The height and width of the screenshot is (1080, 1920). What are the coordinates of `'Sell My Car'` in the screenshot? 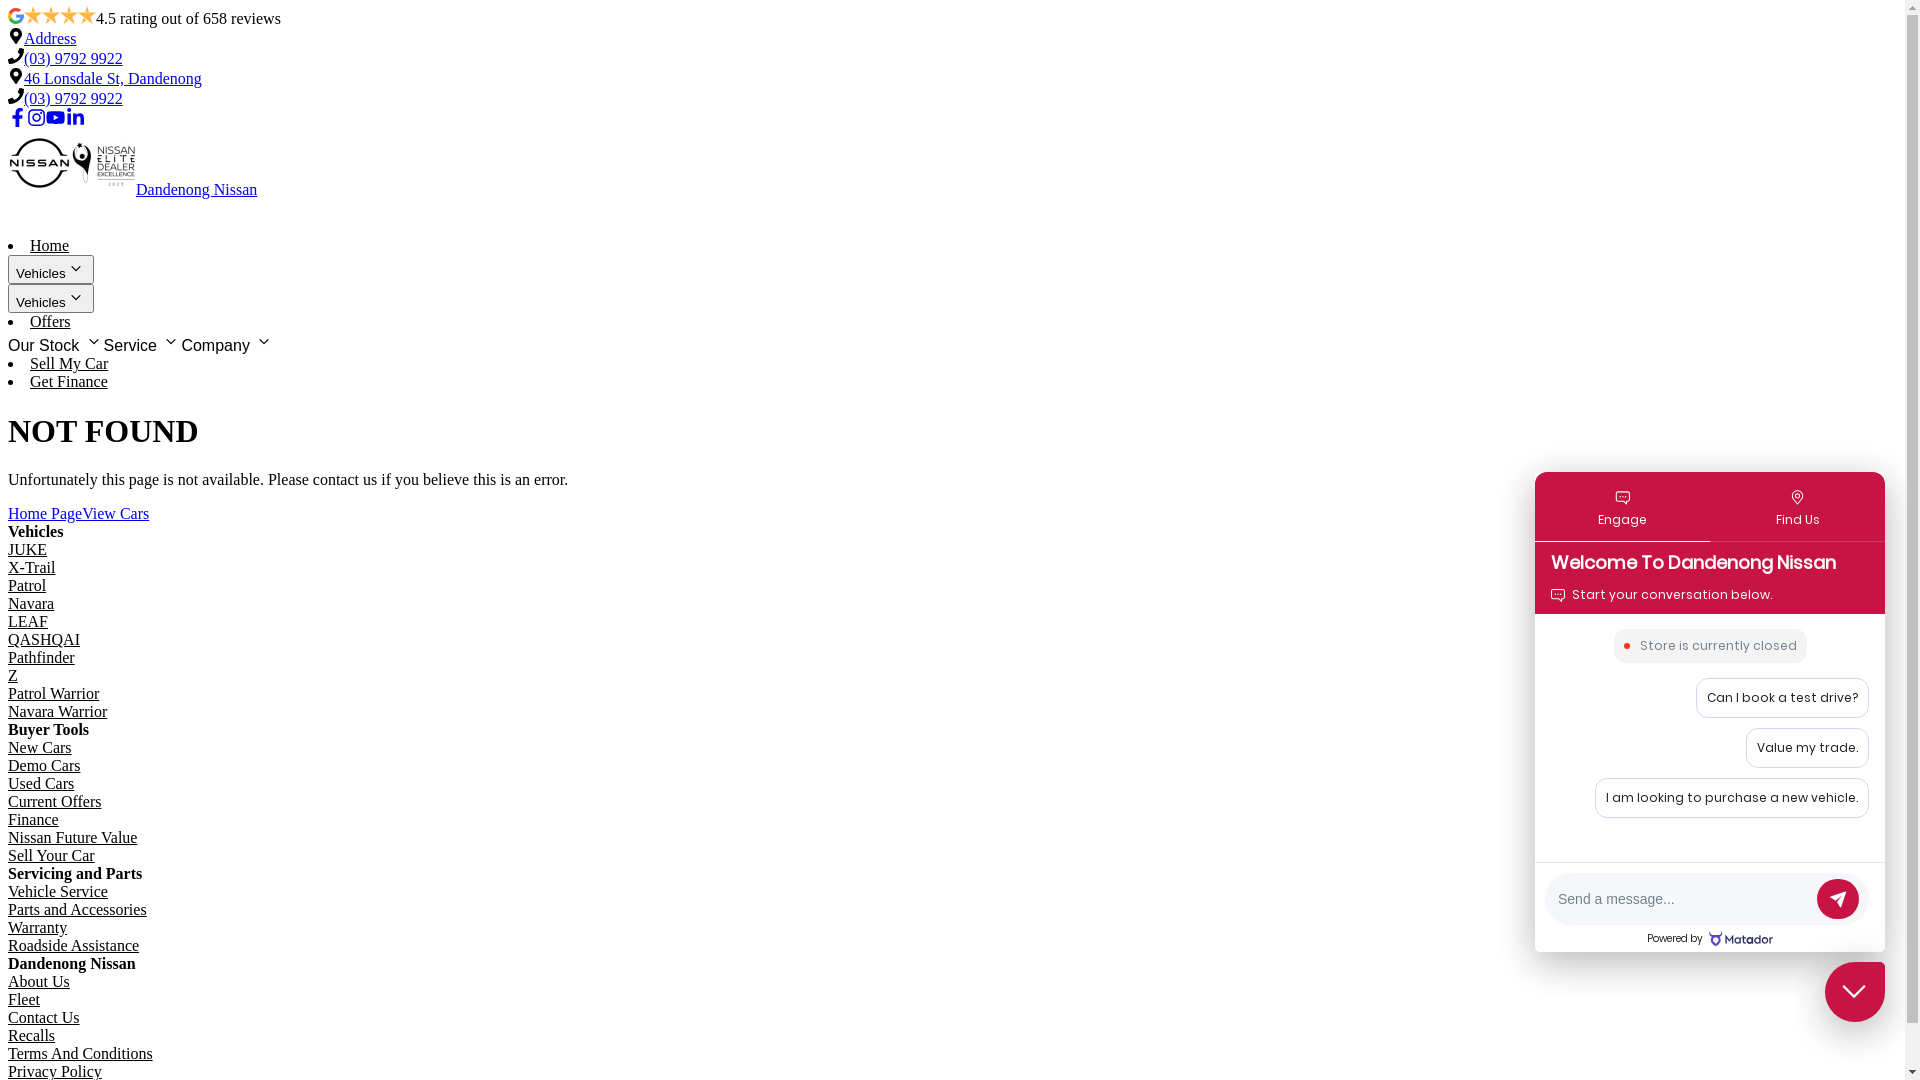 It's located at (29, 363).